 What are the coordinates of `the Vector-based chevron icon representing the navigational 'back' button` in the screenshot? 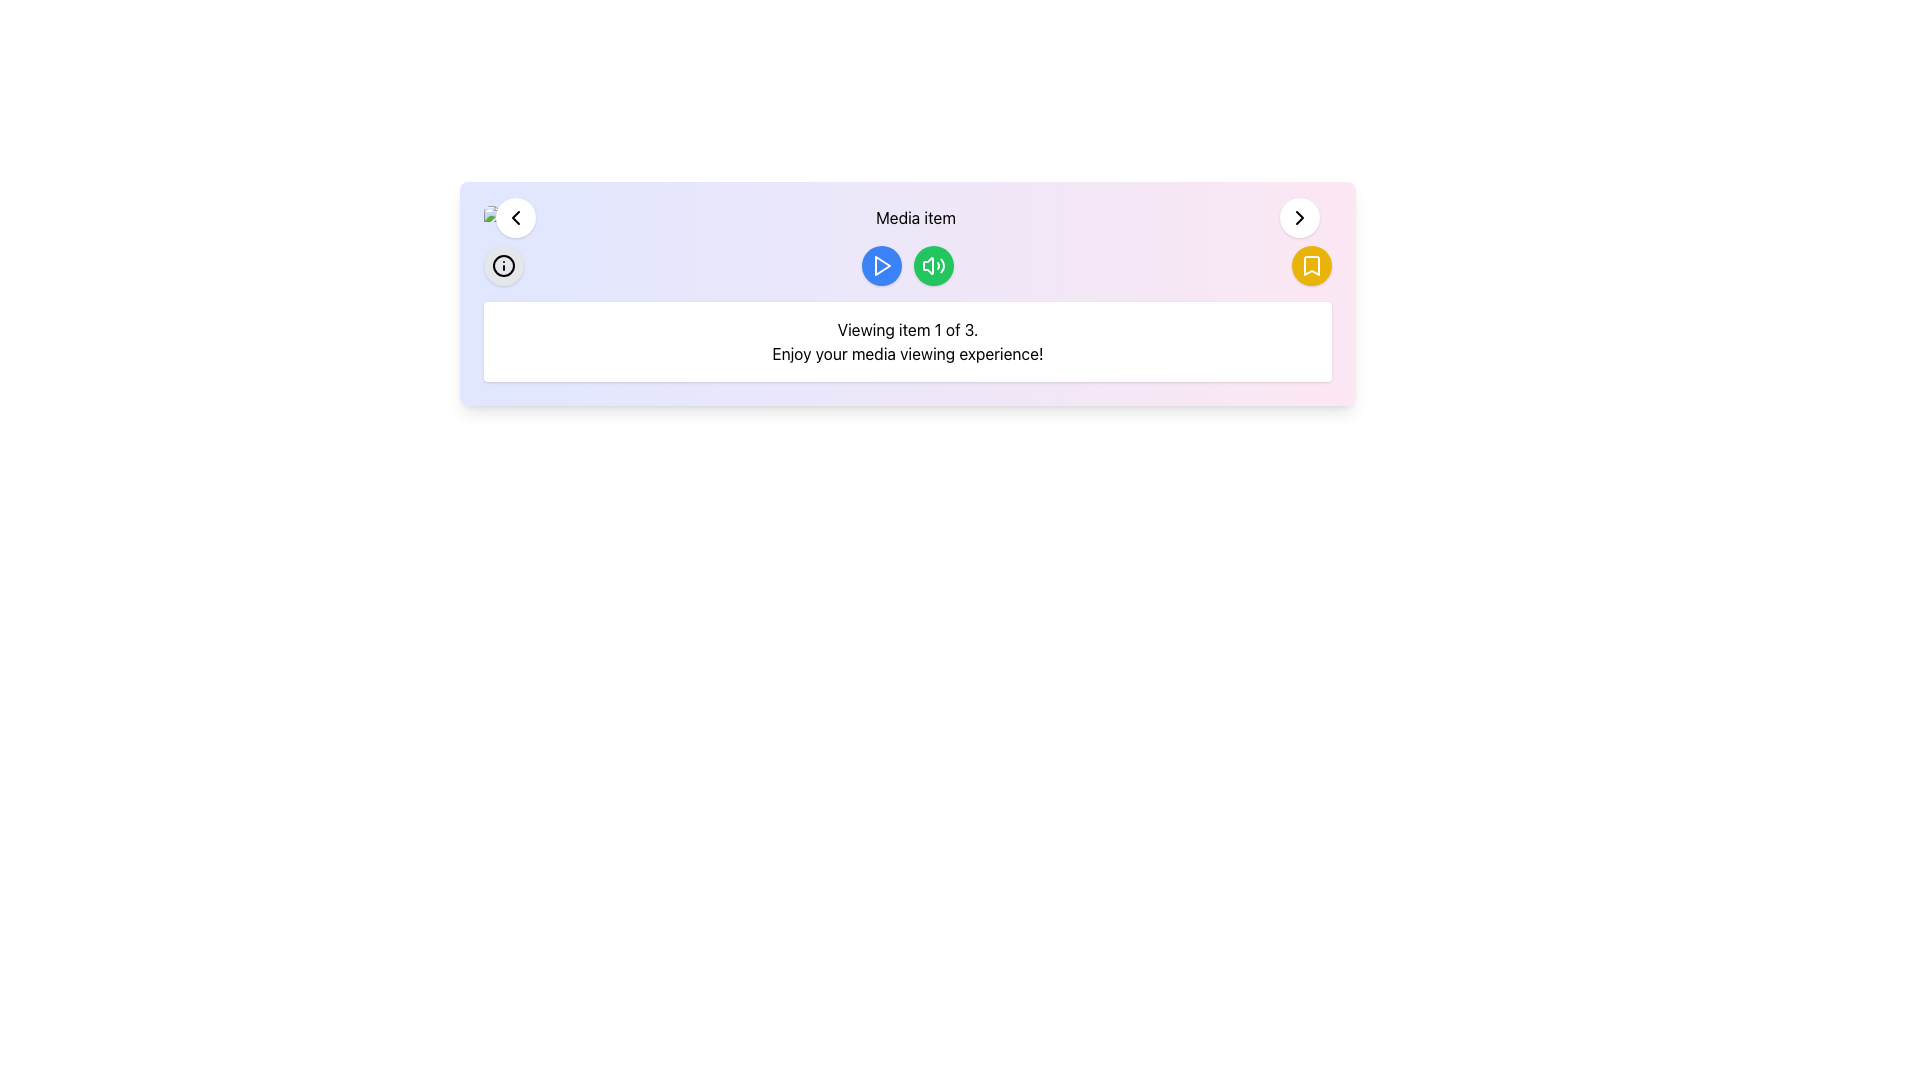 It's located at (515, 218).